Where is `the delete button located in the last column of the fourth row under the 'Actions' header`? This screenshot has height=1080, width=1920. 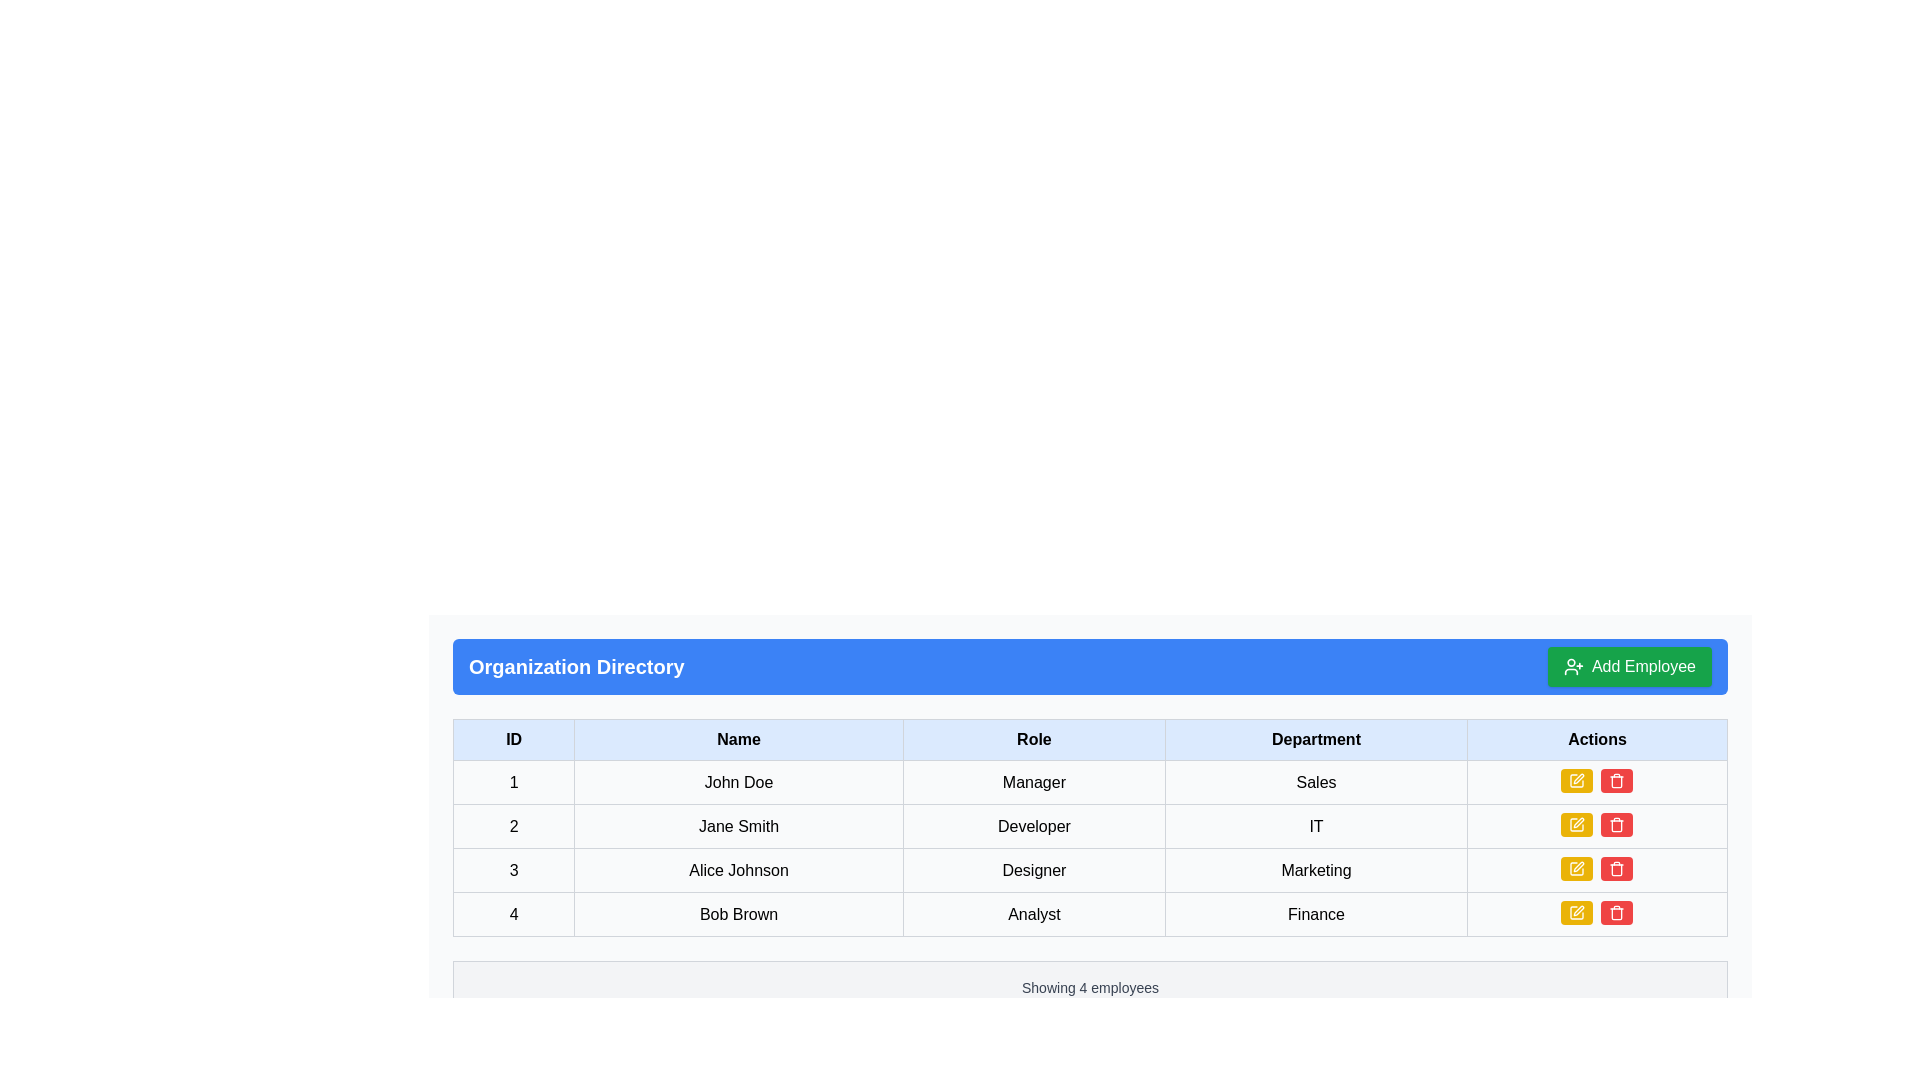
the delete button located in the last column of the fourth row under the 'Actions' header is located at coordinates (1617, 913).